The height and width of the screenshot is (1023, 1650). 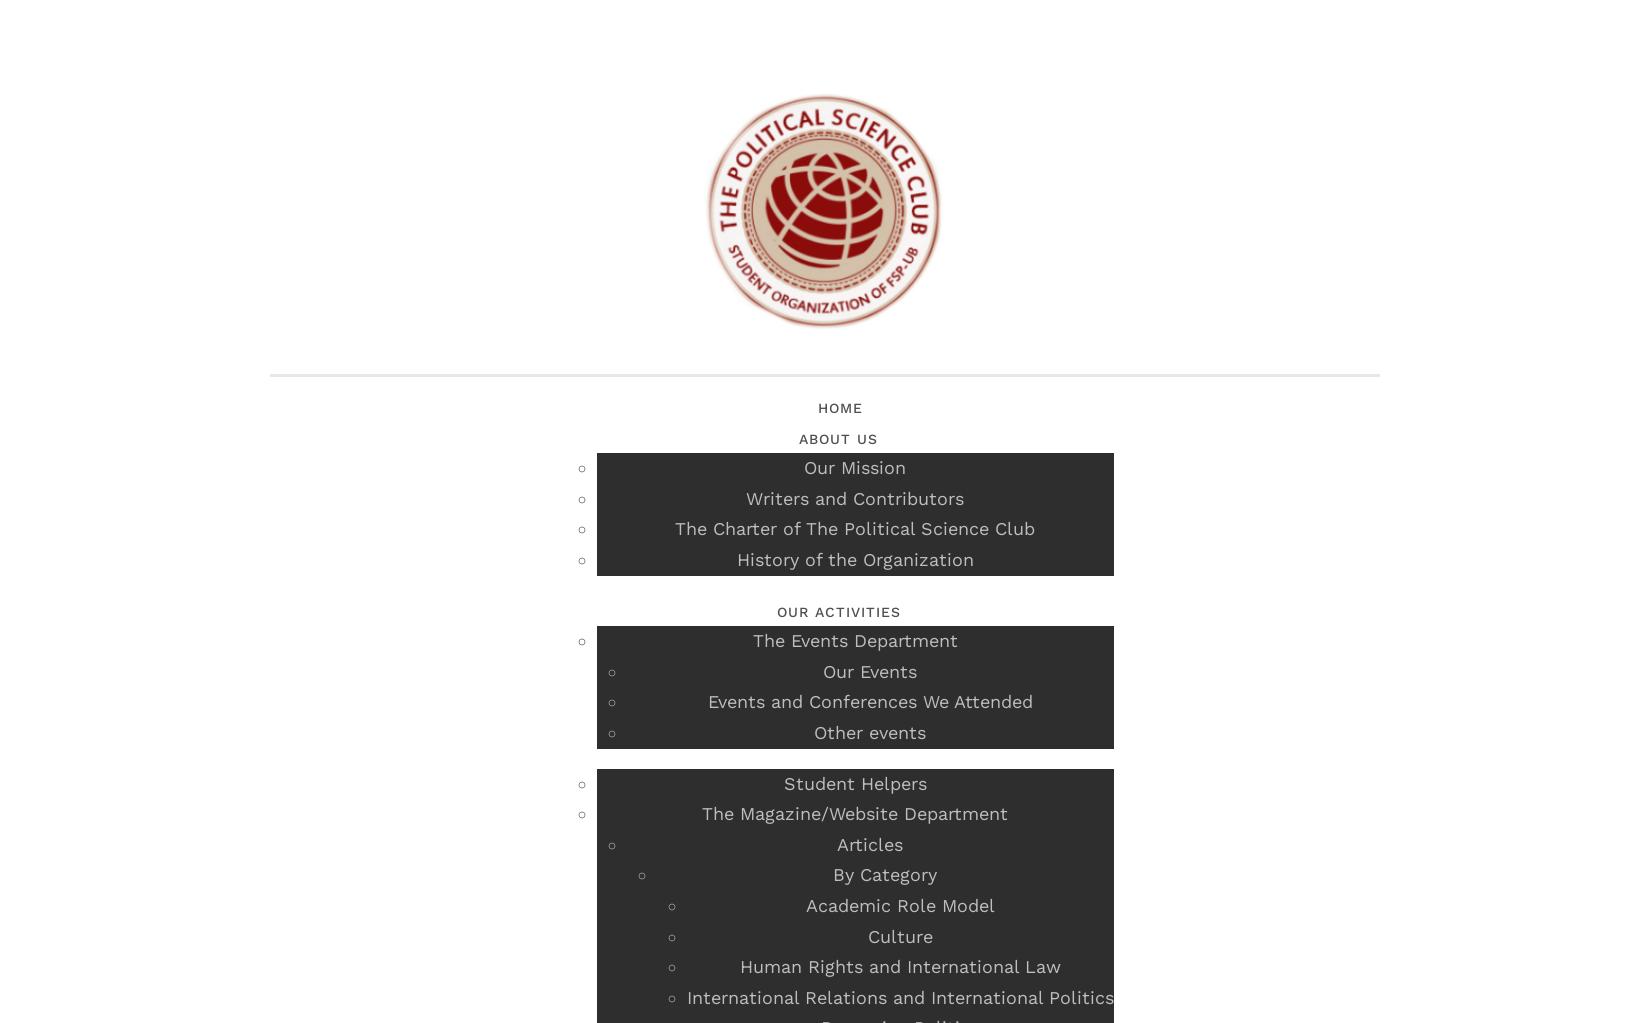 What do you see at coordinates (839, 407) in the screenshot?
I see `'Home'` at bounding box center [839, 407].